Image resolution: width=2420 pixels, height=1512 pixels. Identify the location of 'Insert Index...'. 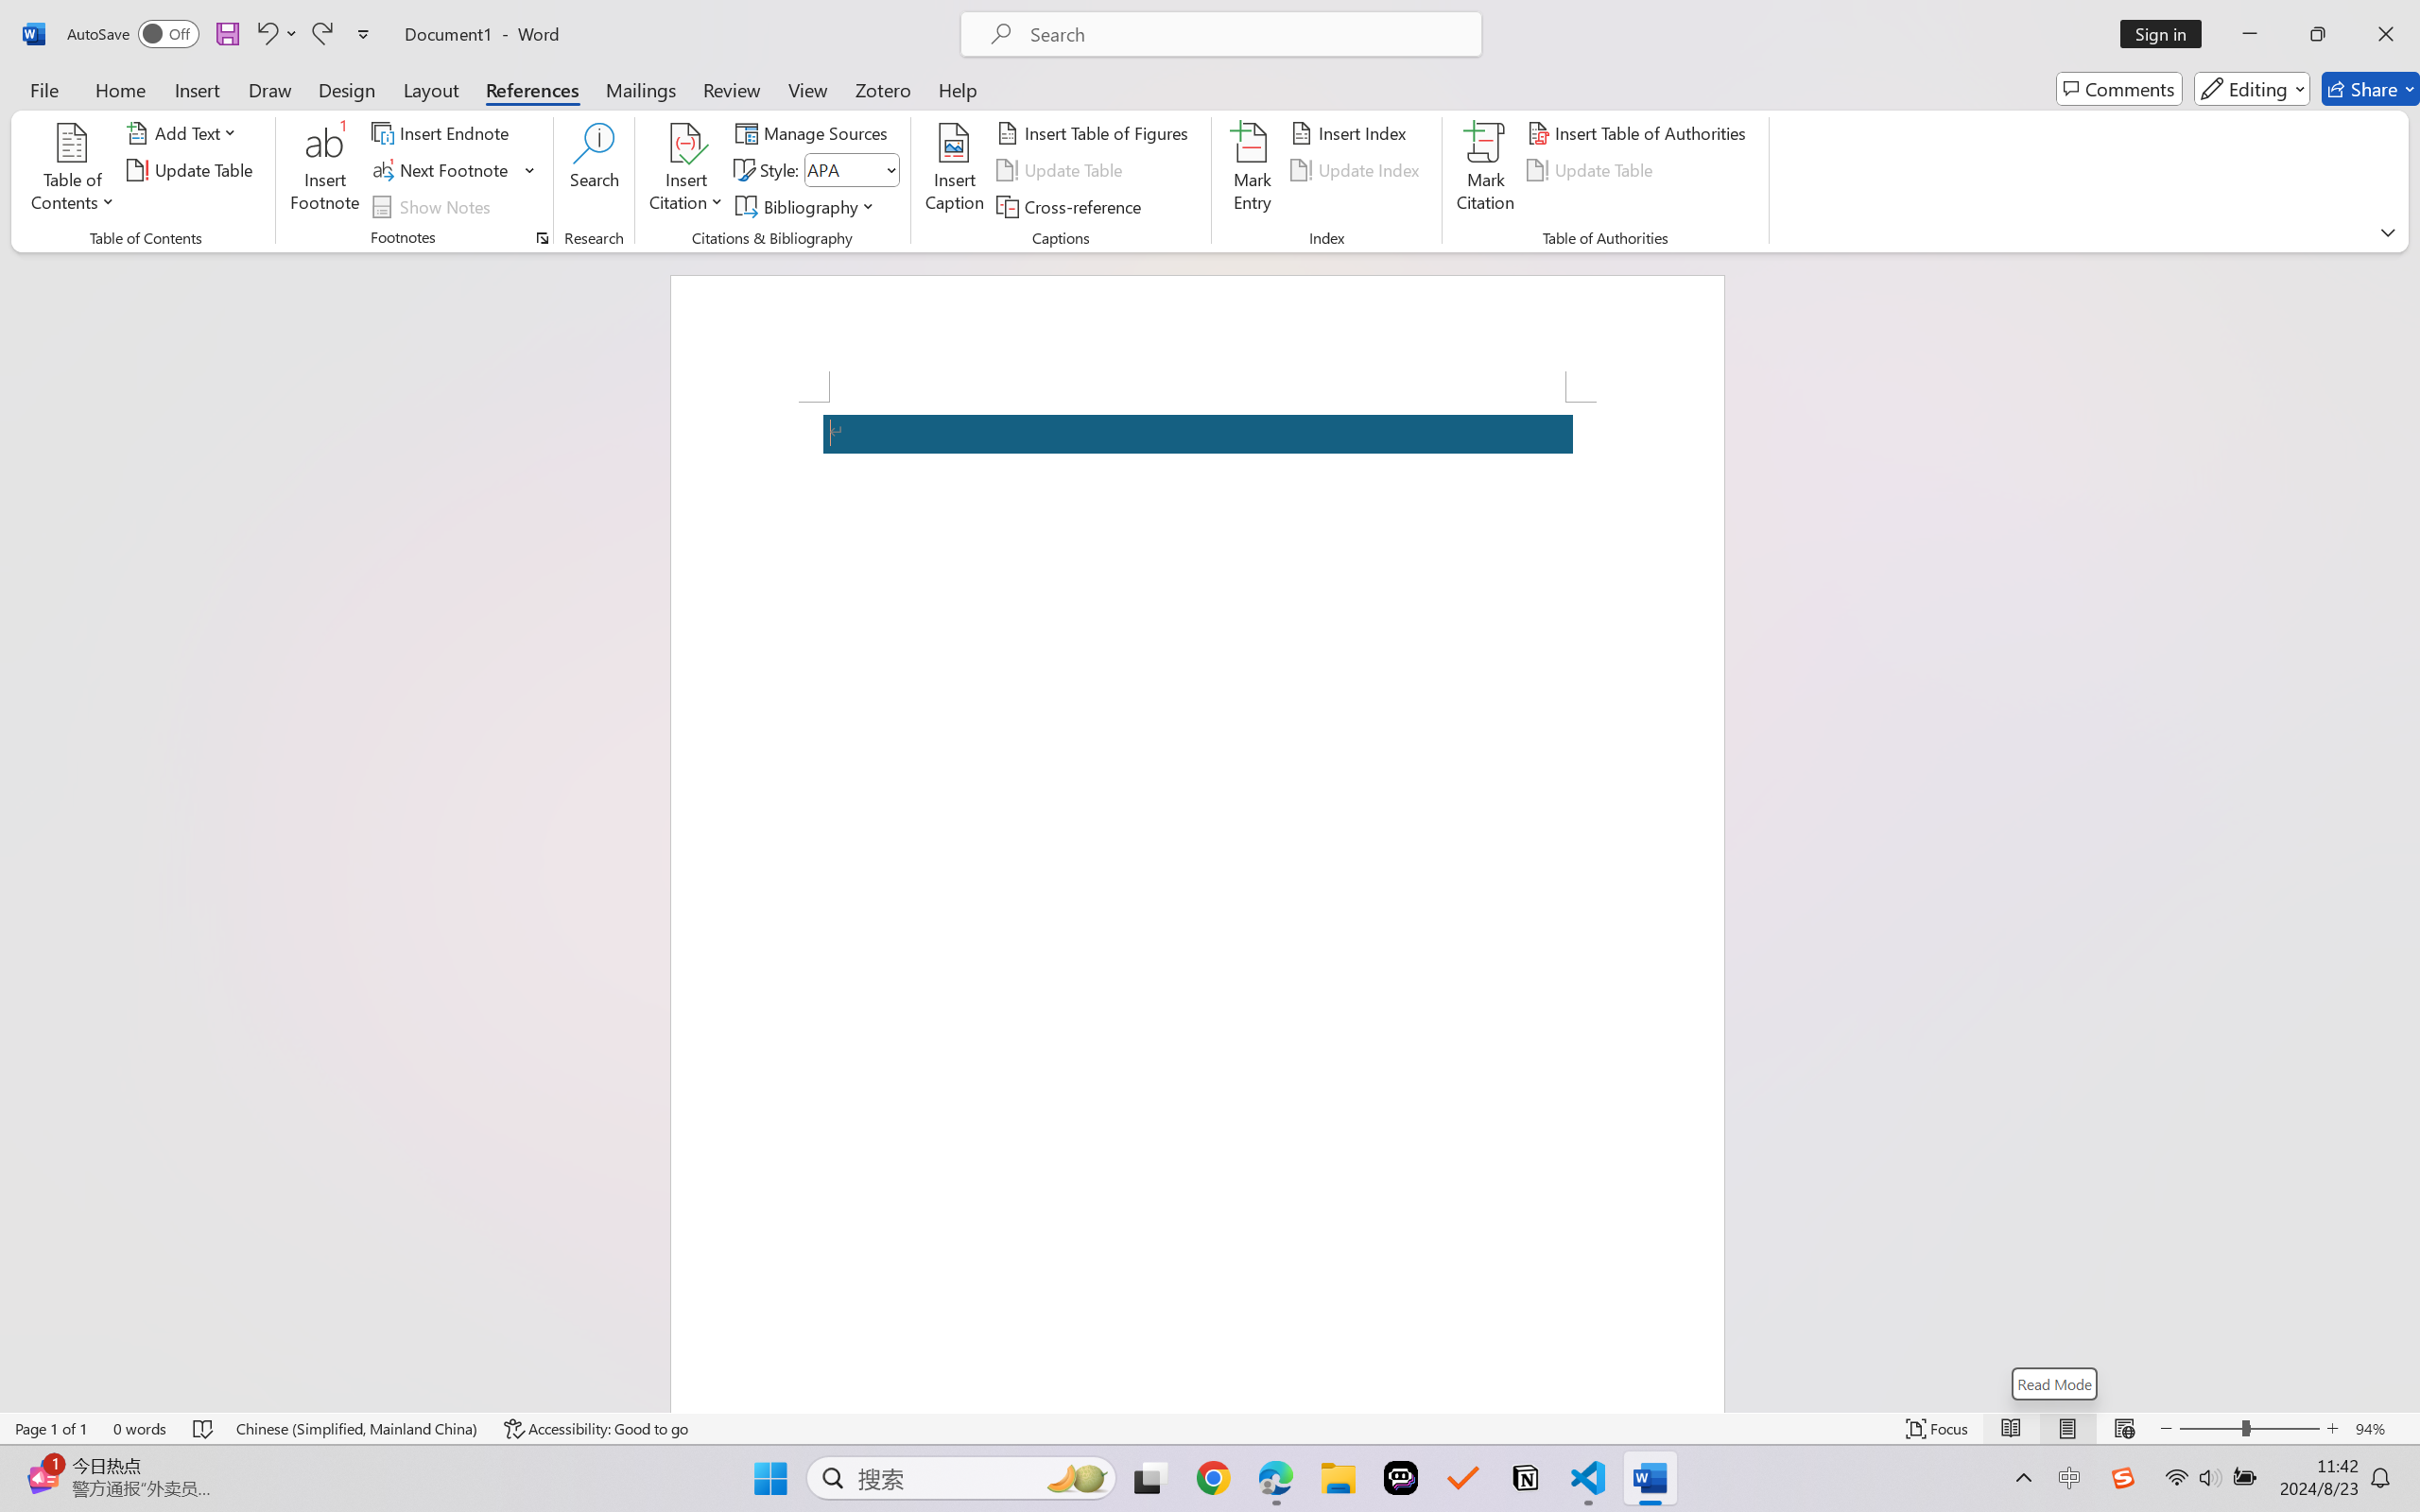
(1350, 131).